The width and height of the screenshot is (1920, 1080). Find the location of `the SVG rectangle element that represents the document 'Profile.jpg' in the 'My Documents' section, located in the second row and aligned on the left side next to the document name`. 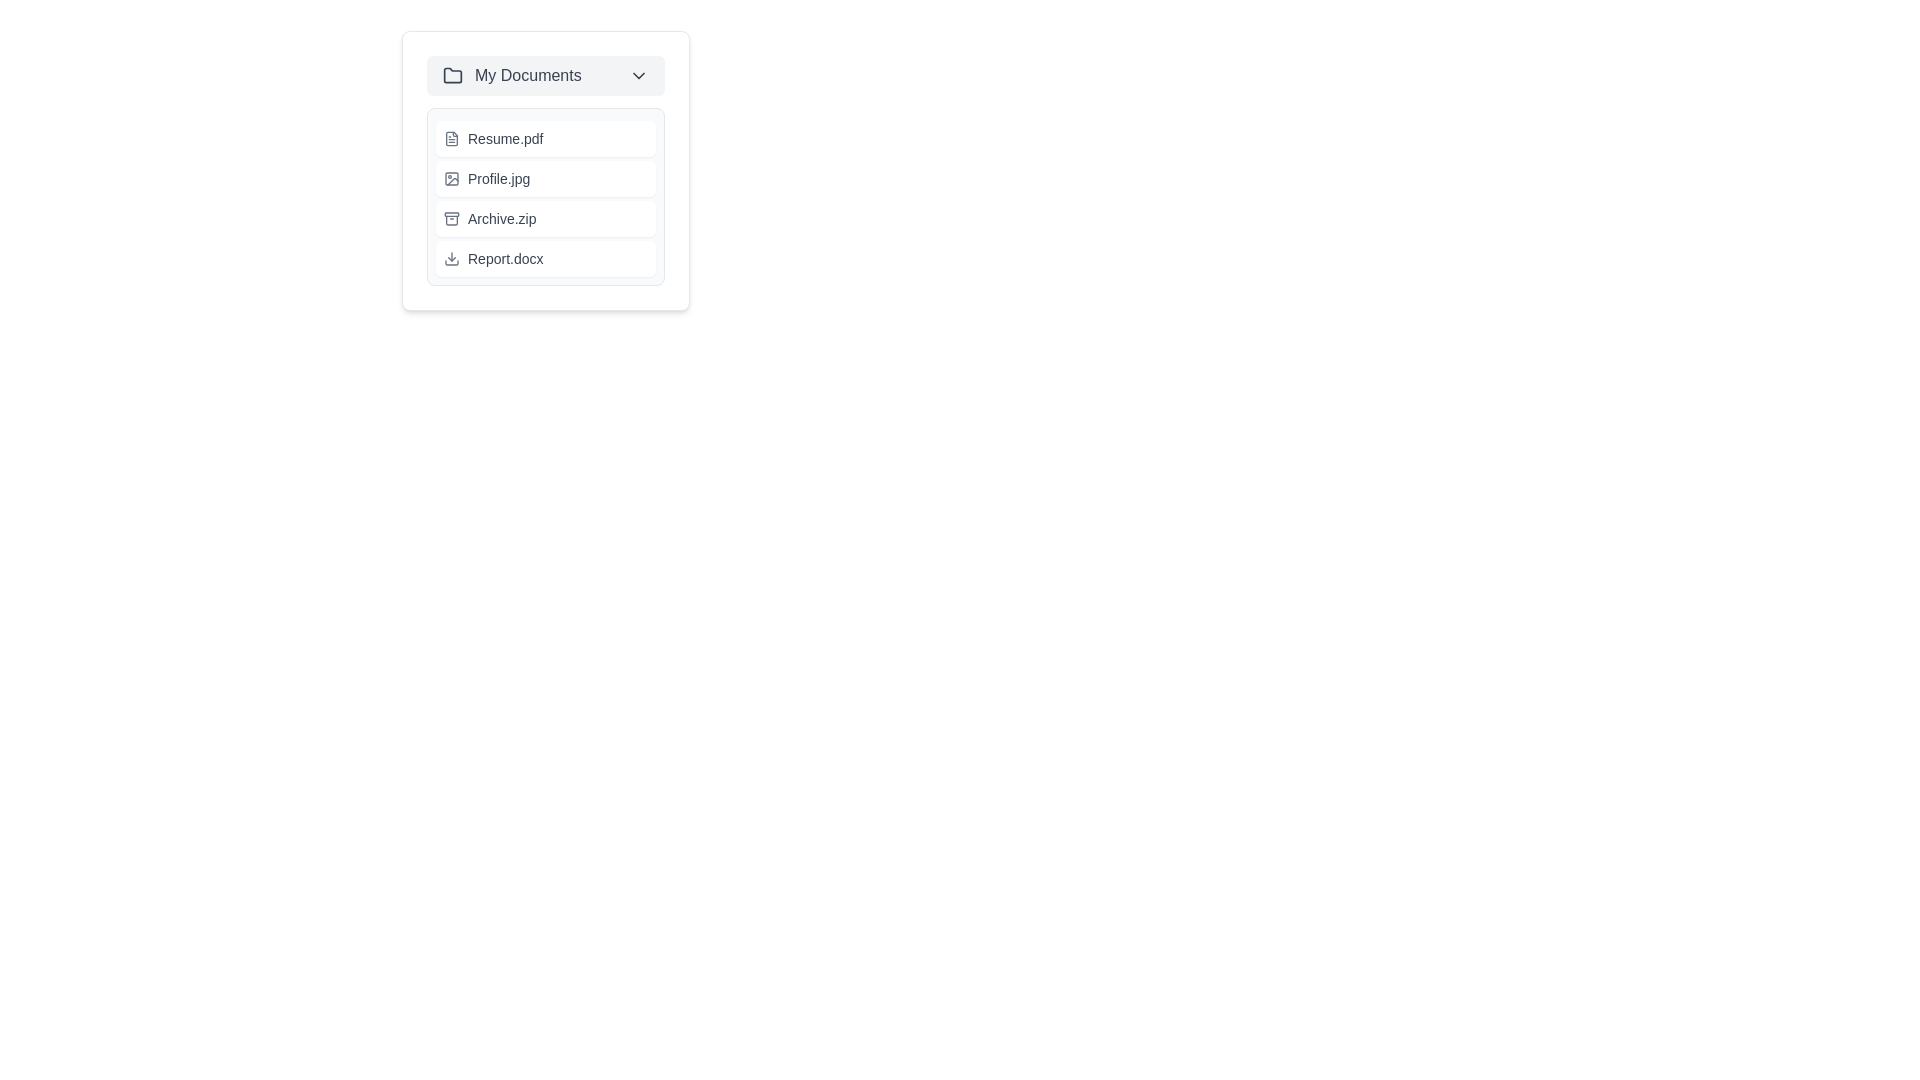

the SVG rectangle element that represents the document 'Profile.jpg' in the 'My Documents' section, located in the second row and aligned on the left side next to the document name is located at coordinates (450, 177).